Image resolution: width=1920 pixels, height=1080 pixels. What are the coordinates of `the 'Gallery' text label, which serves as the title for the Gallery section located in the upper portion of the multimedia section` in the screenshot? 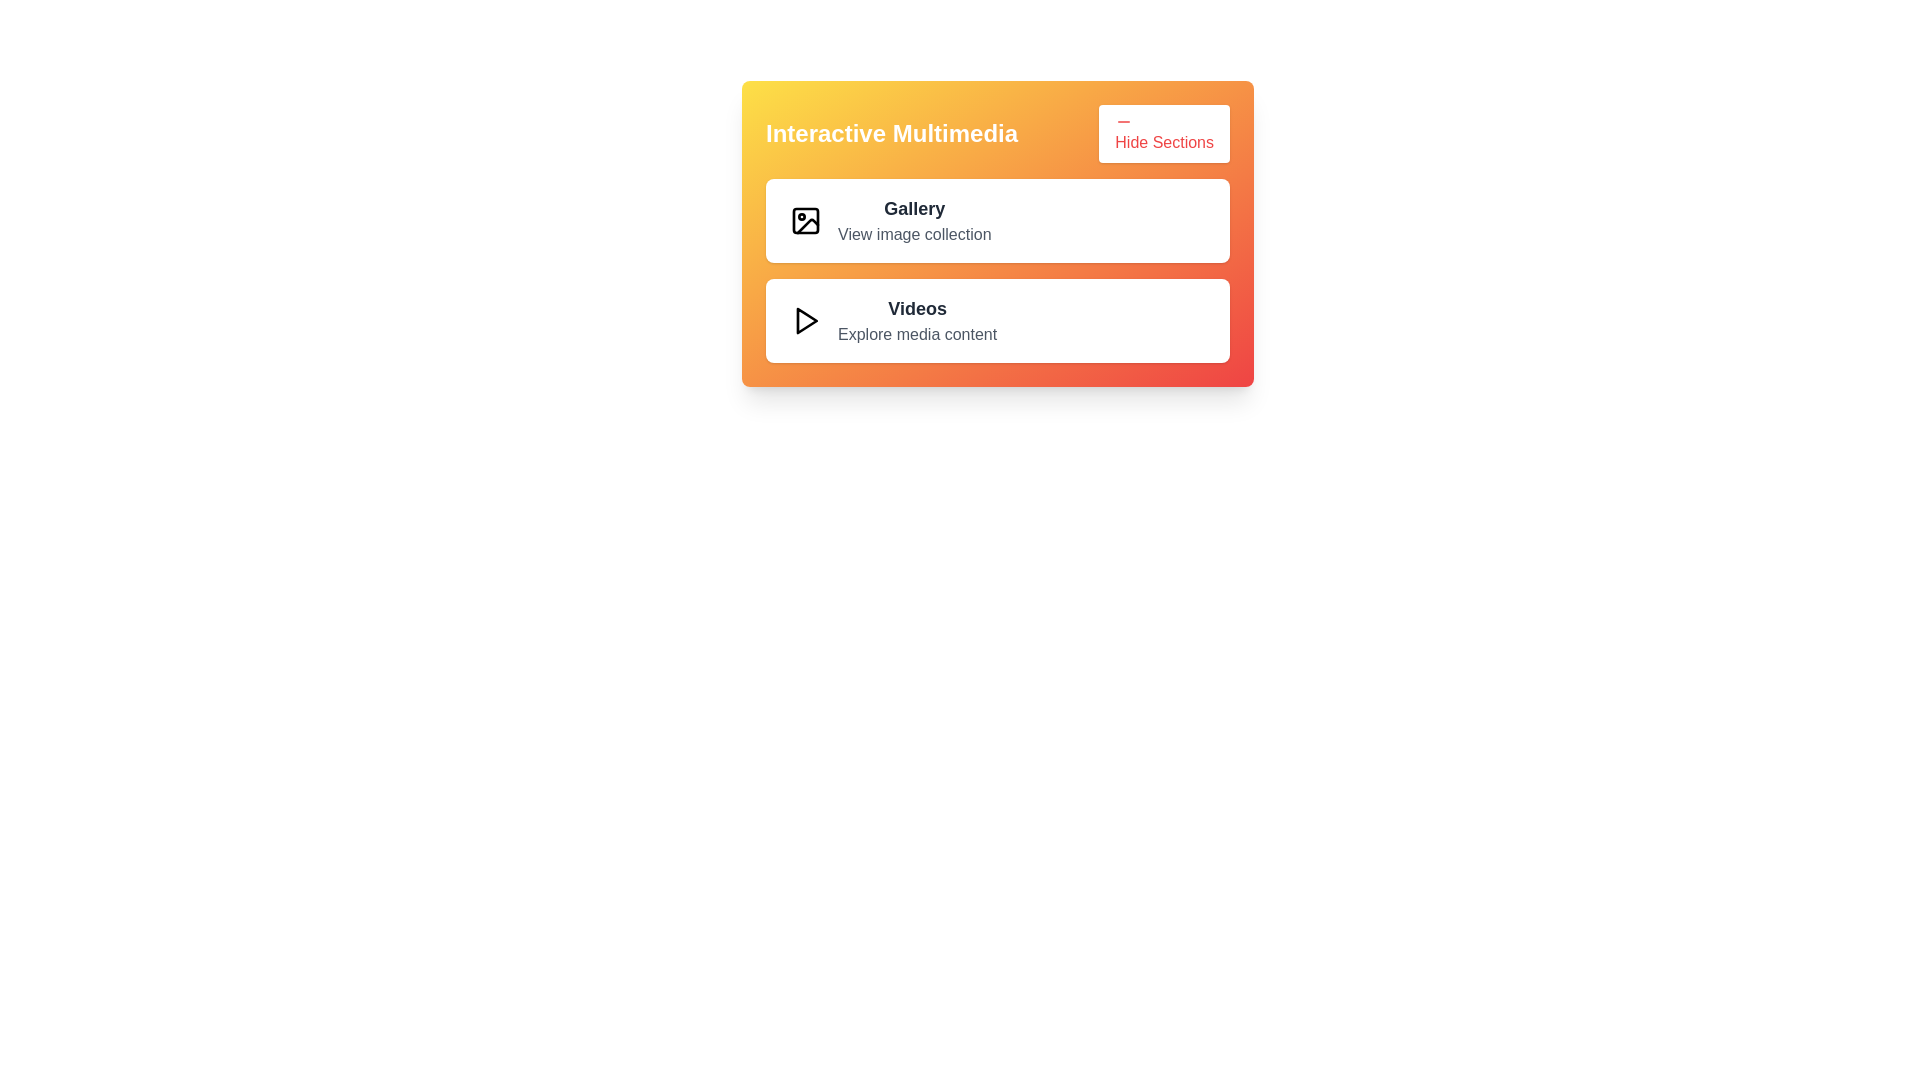 It's located at (913, 208).